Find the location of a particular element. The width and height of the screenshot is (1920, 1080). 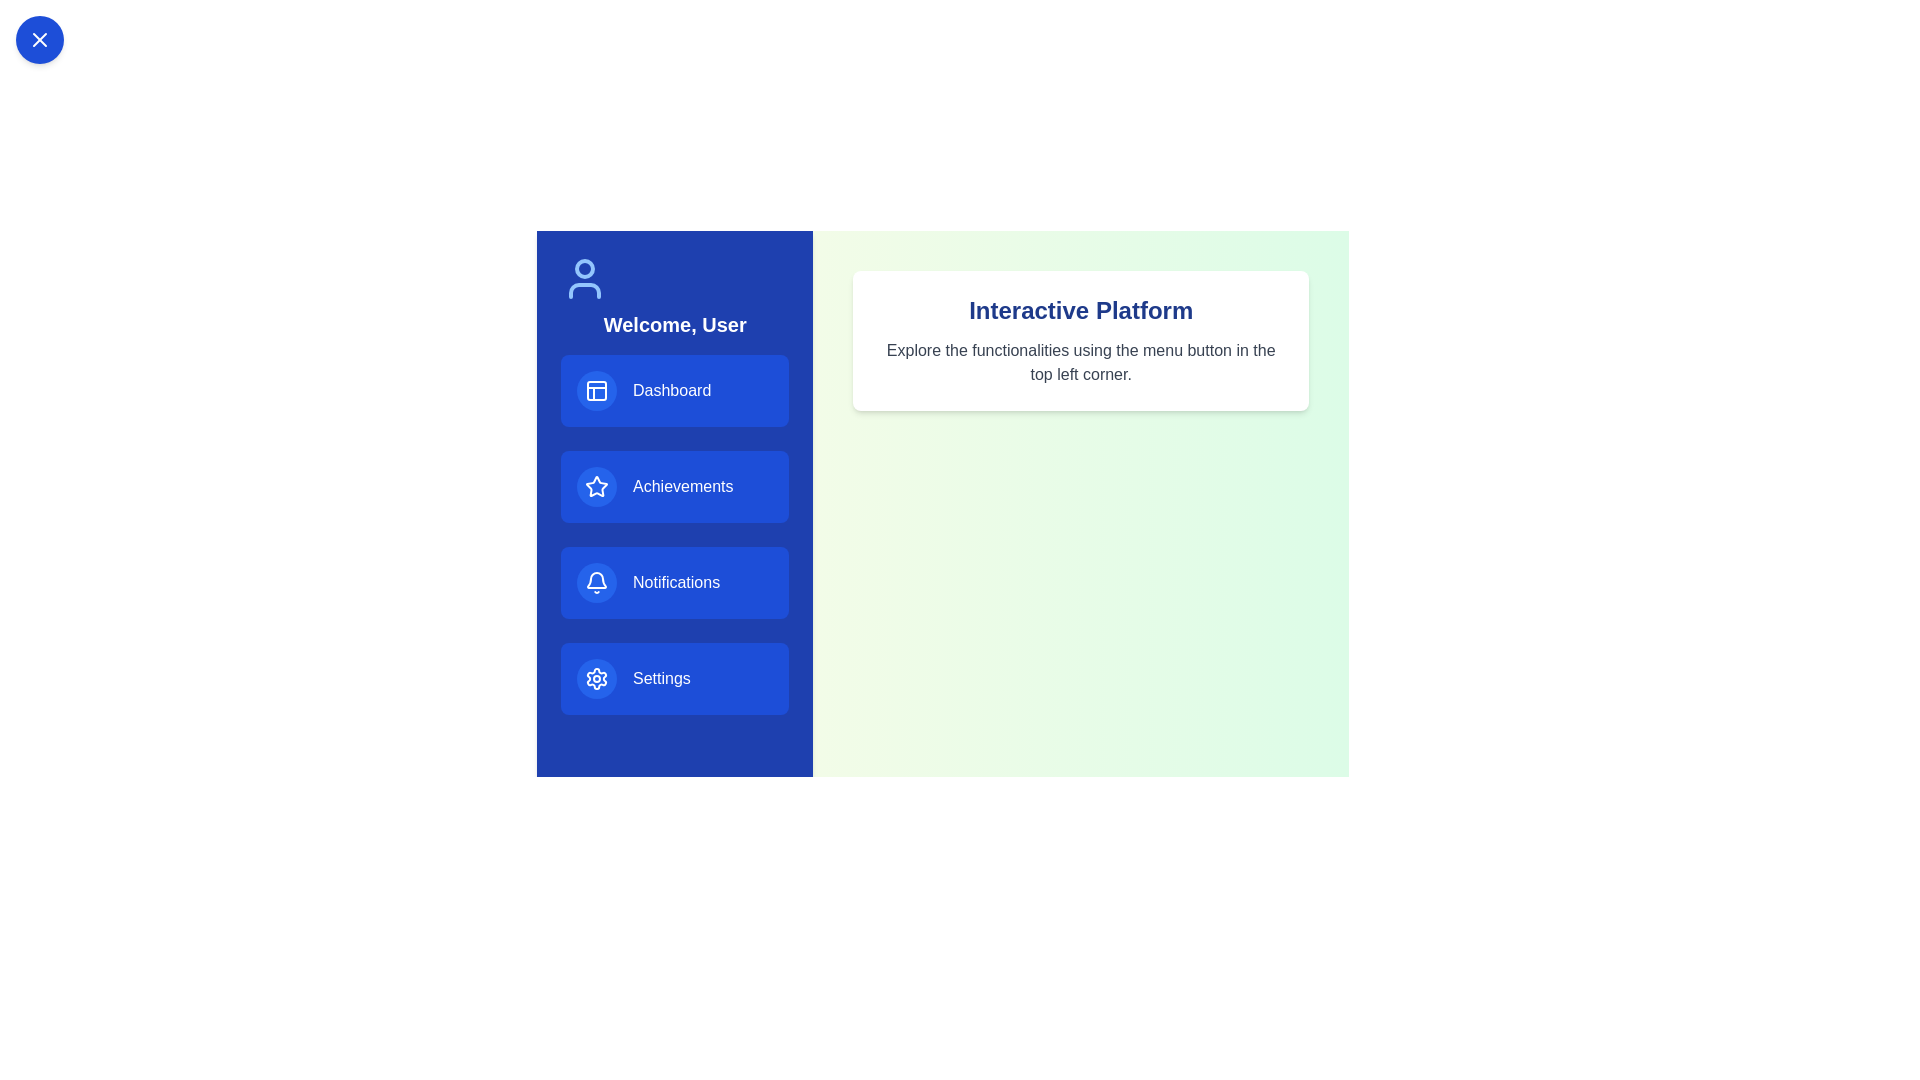

the menu item labeled Settings from the sidebar is located at coordinates (675, 677).